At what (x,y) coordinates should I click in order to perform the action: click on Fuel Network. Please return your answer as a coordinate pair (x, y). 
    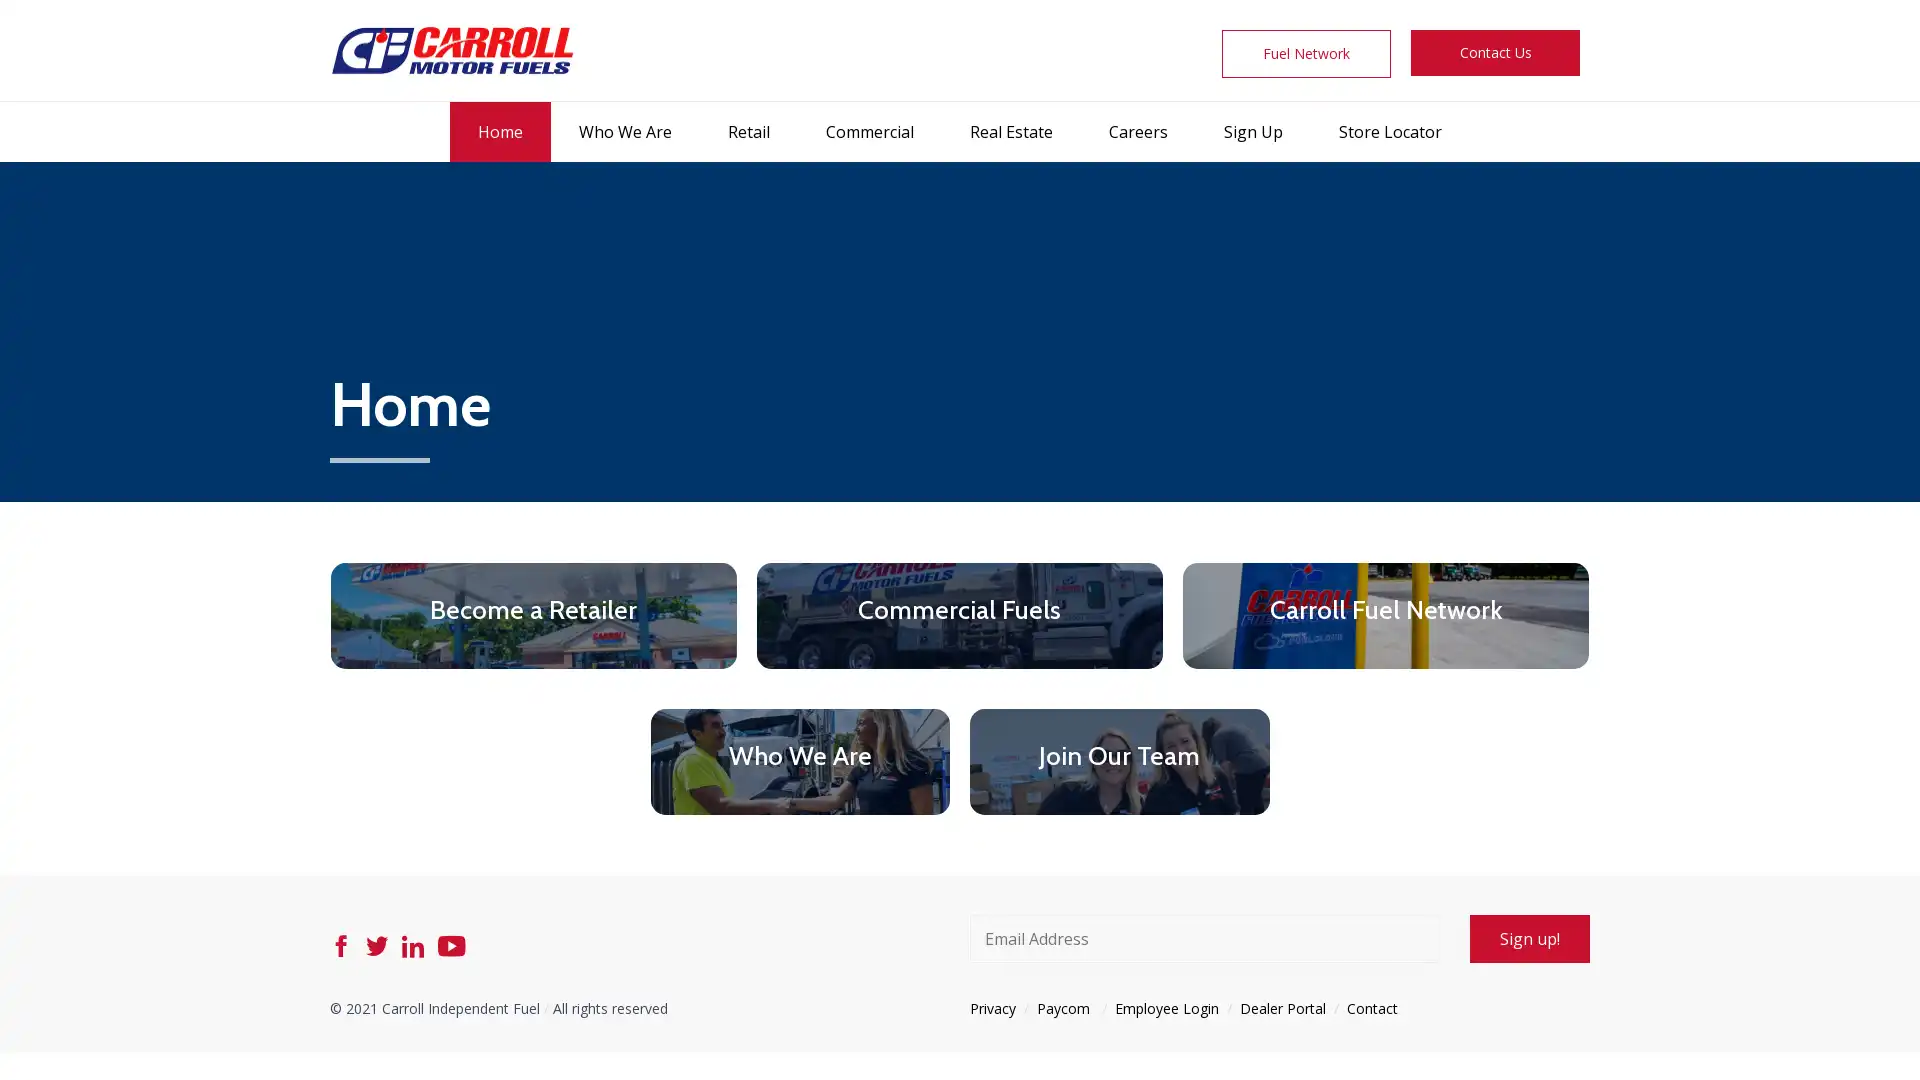
    Looking at the image, I should click on (1306, 53).